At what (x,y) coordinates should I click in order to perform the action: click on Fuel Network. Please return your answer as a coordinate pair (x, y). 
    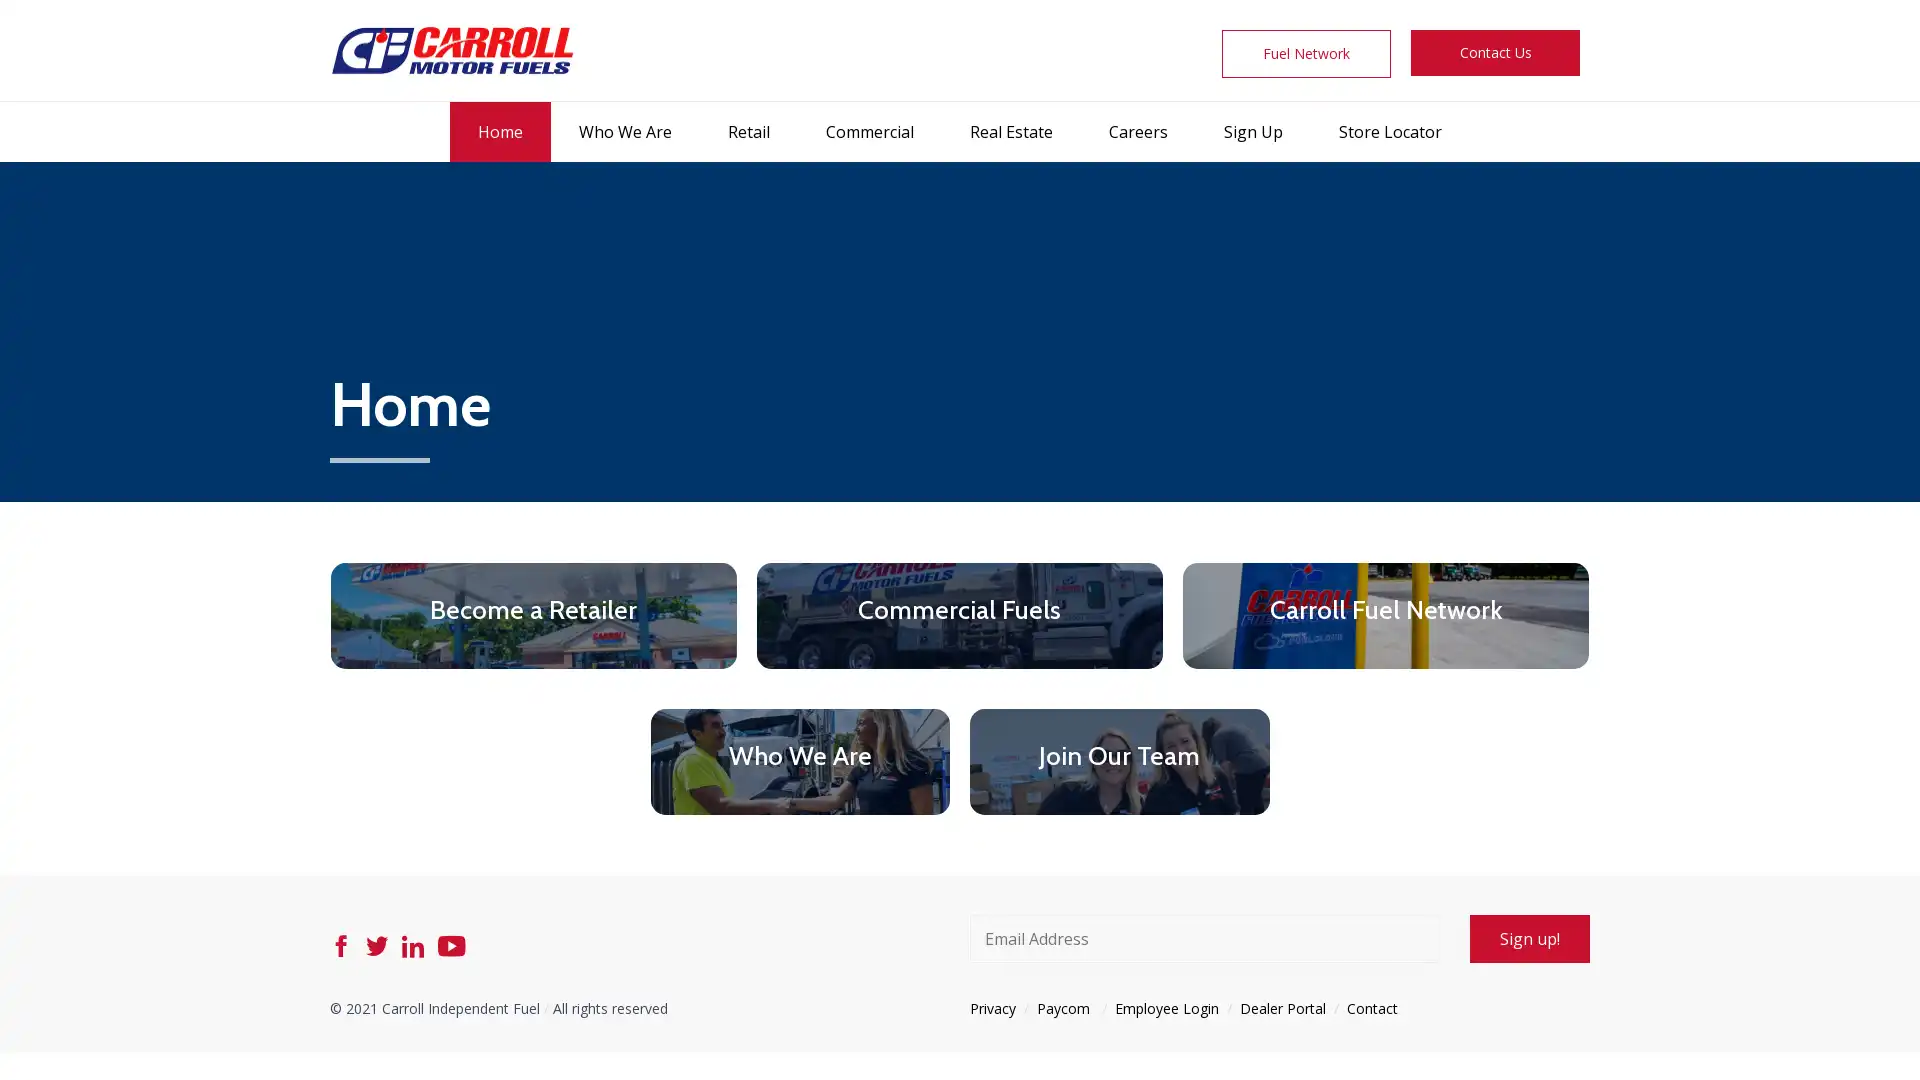
    Looking at the image, I should click on (1306, 53).